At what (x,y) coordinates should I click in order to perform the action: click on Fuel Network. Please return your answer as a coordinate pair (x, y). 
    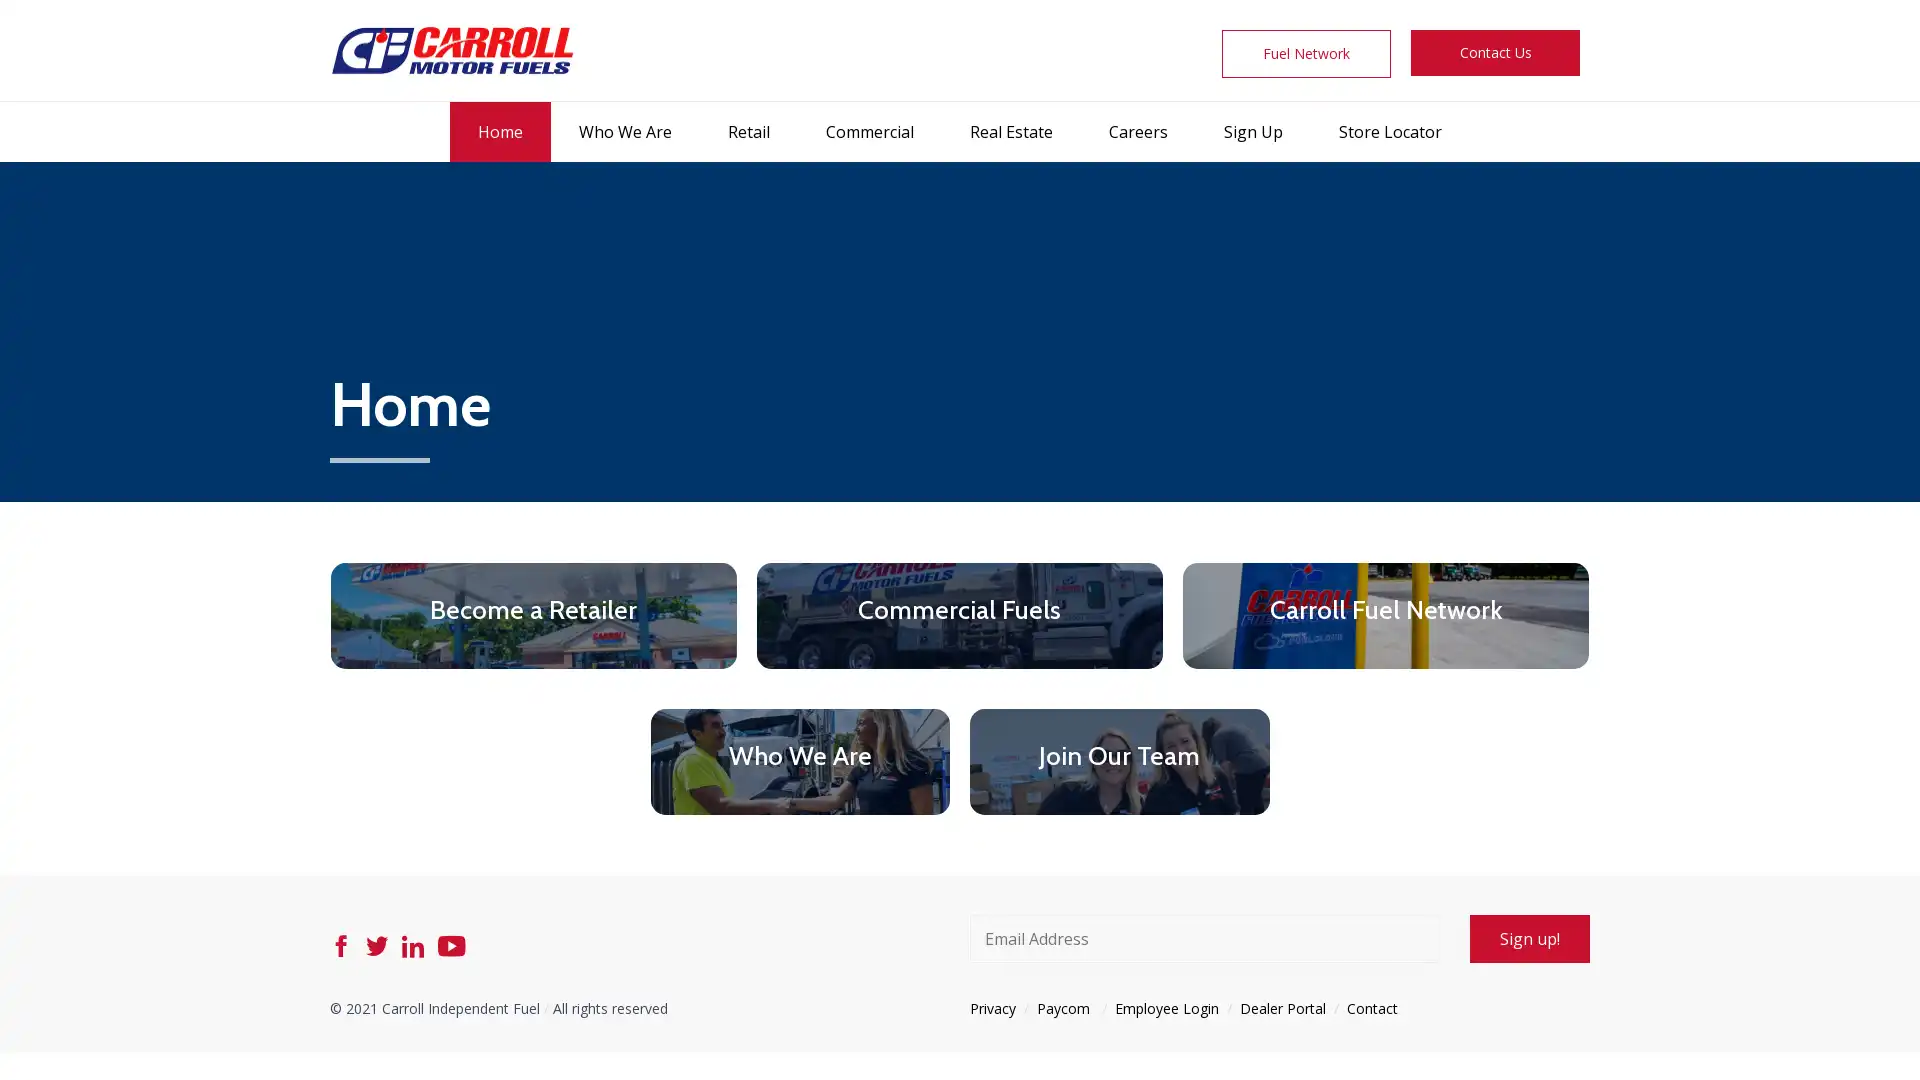
    Looking at the image, I should click on (1306, 53).